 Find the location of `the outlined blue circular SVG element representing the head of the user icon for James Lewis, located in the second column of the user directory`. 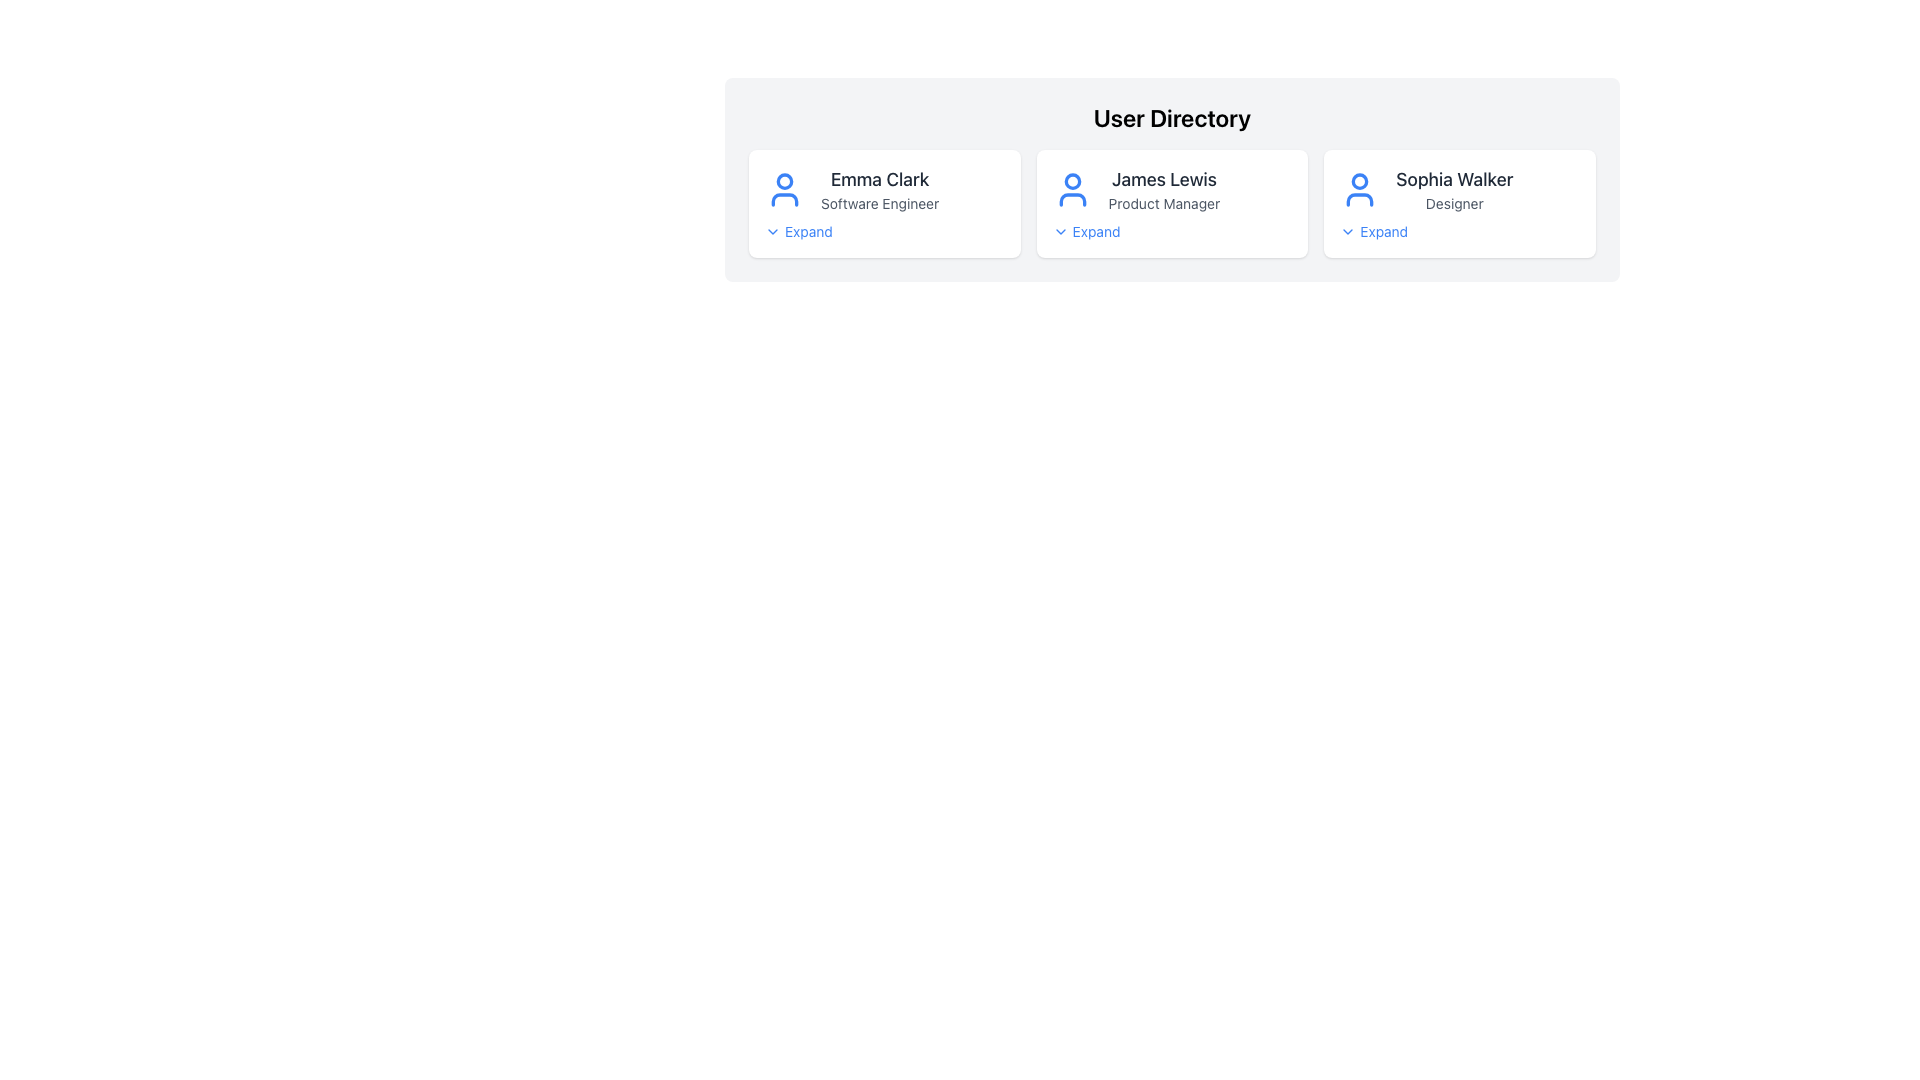

the outlined blue circular SVG element representing the head of the user icon for James Lewis, located in the second column of the user directory is located at coordinates (1071, 181).